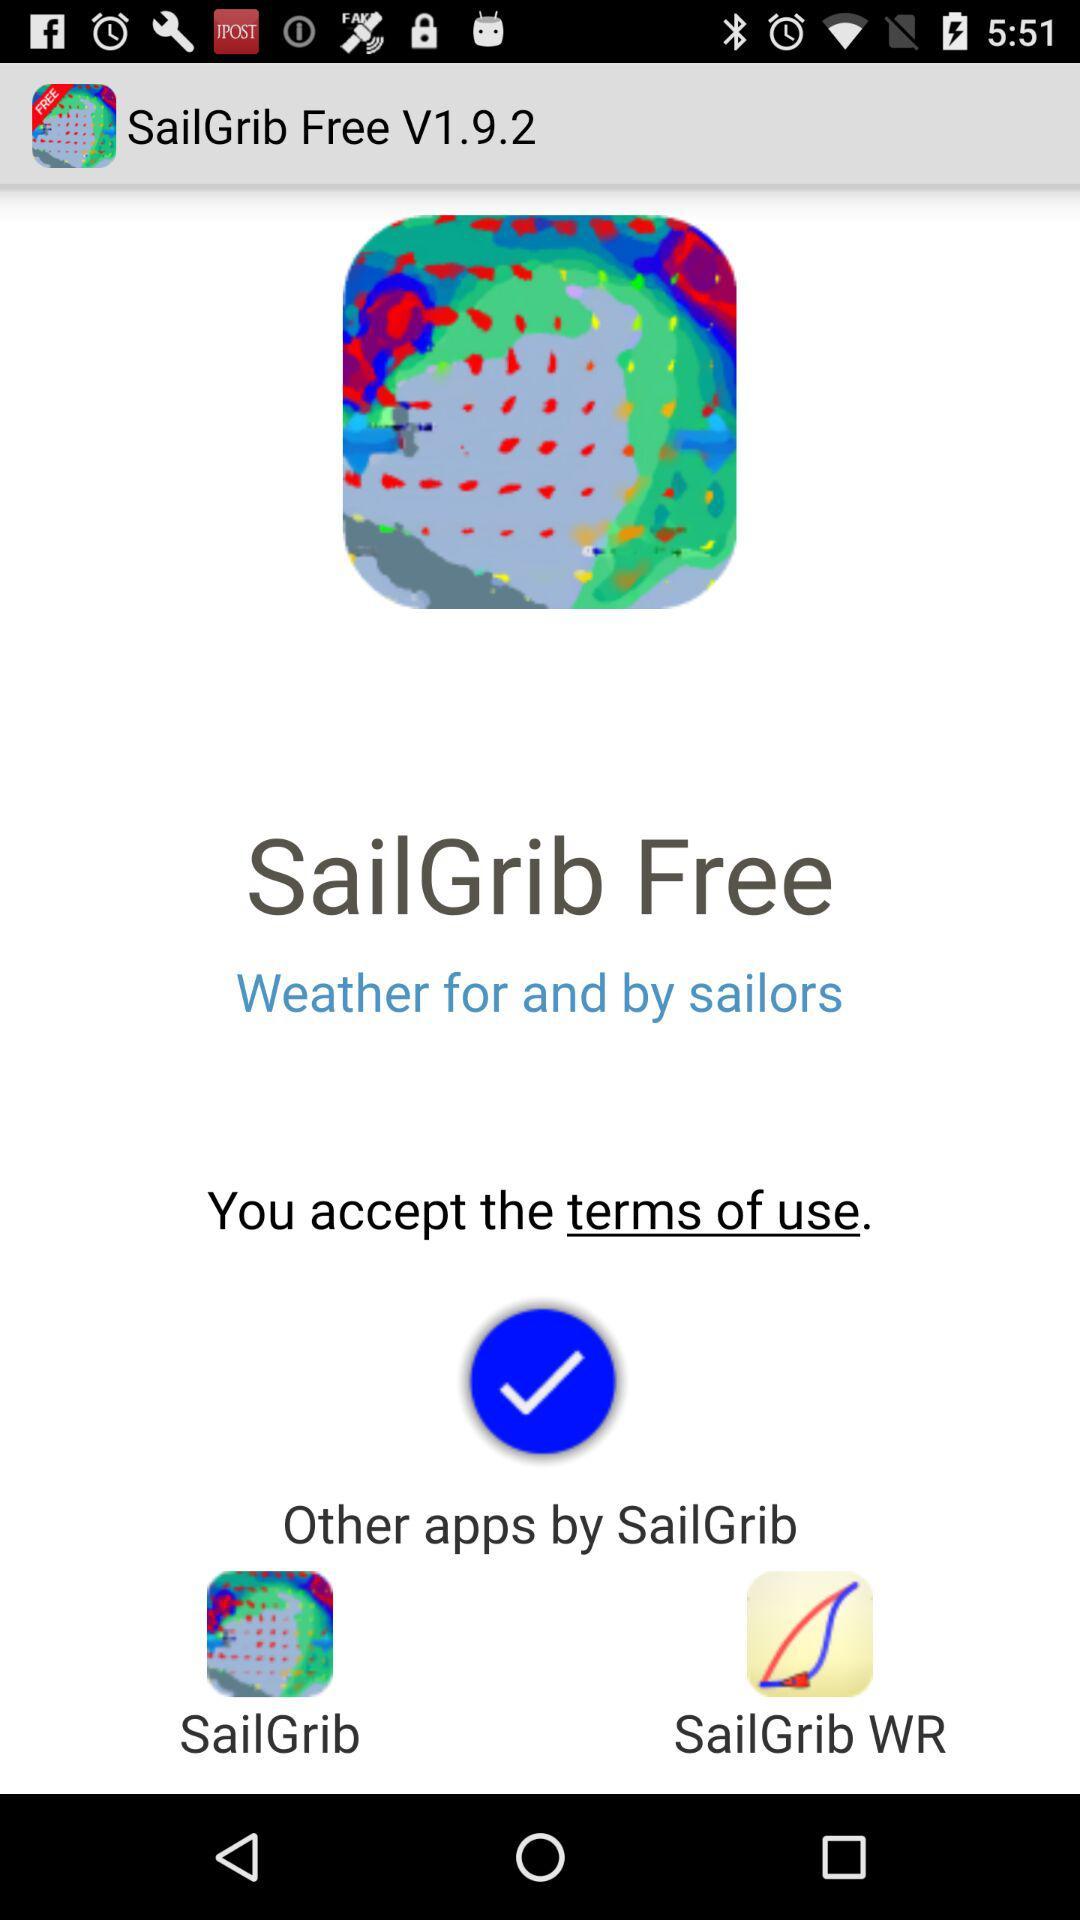 This screenshot has width=1080, height=1920. What do you see at coordinates (270, 1634) in the screenshot?
I see `open sailgrib` at bounding box center [270, 1634].